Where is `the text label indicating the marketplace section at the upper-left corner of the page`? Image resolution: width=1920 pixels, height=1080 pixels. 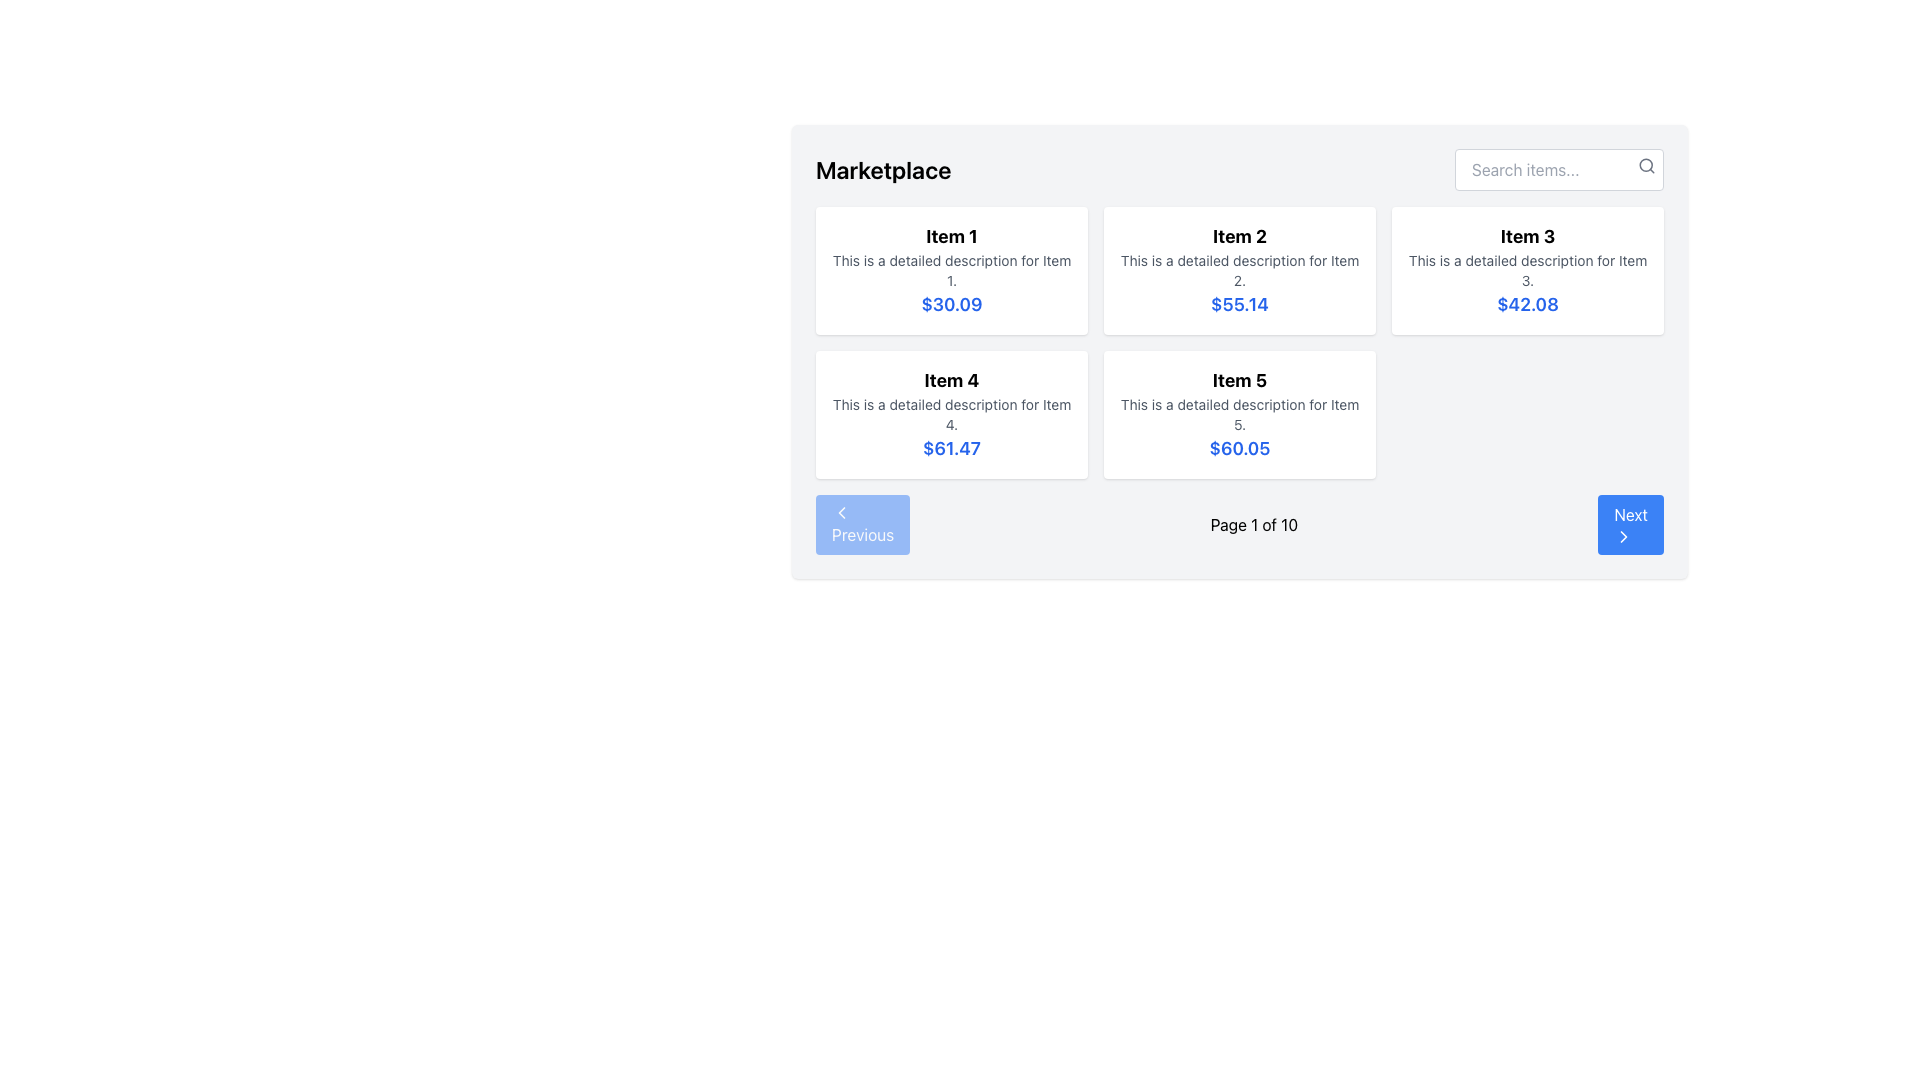
the text label indicating the marketplace section at the upper-left corner of the page is located at coordinates (882, 168).